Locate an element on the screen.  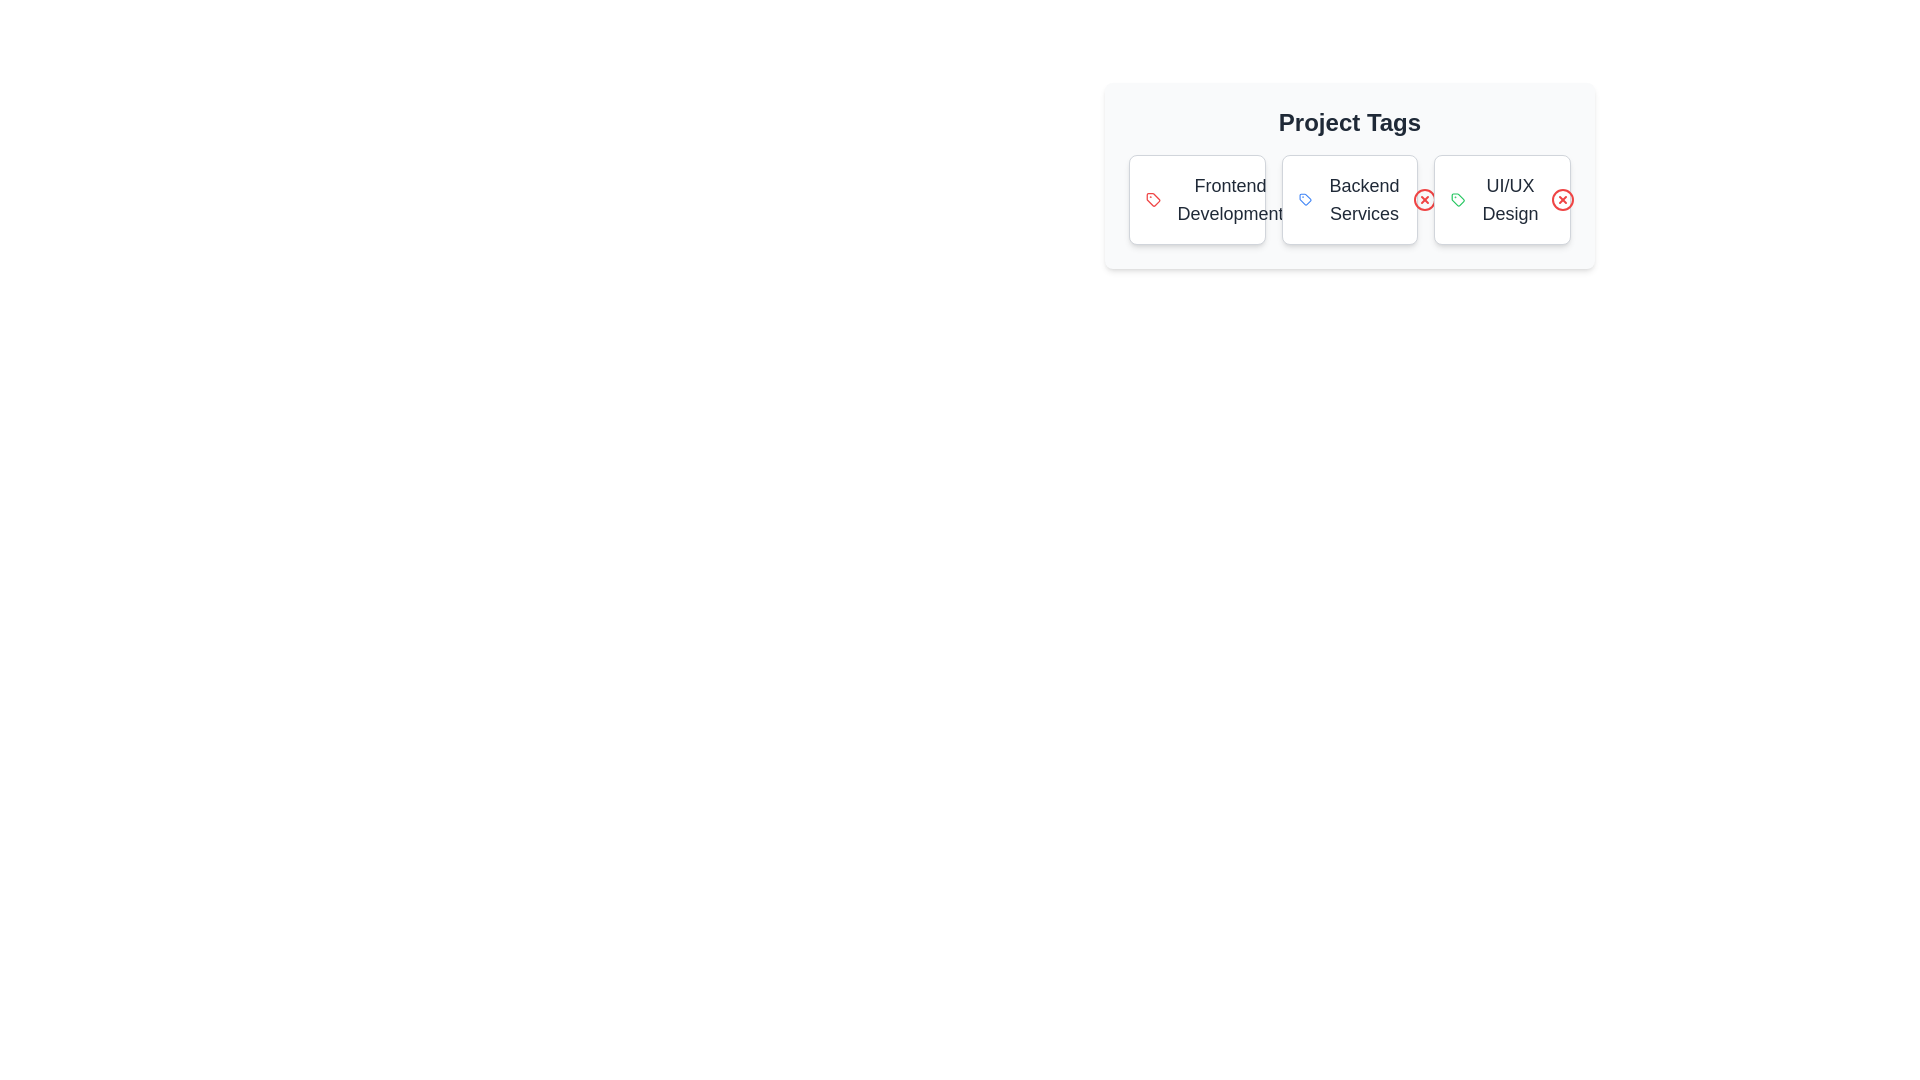
the tag icon for Frontend Development is located at coordinates (1153, 200).